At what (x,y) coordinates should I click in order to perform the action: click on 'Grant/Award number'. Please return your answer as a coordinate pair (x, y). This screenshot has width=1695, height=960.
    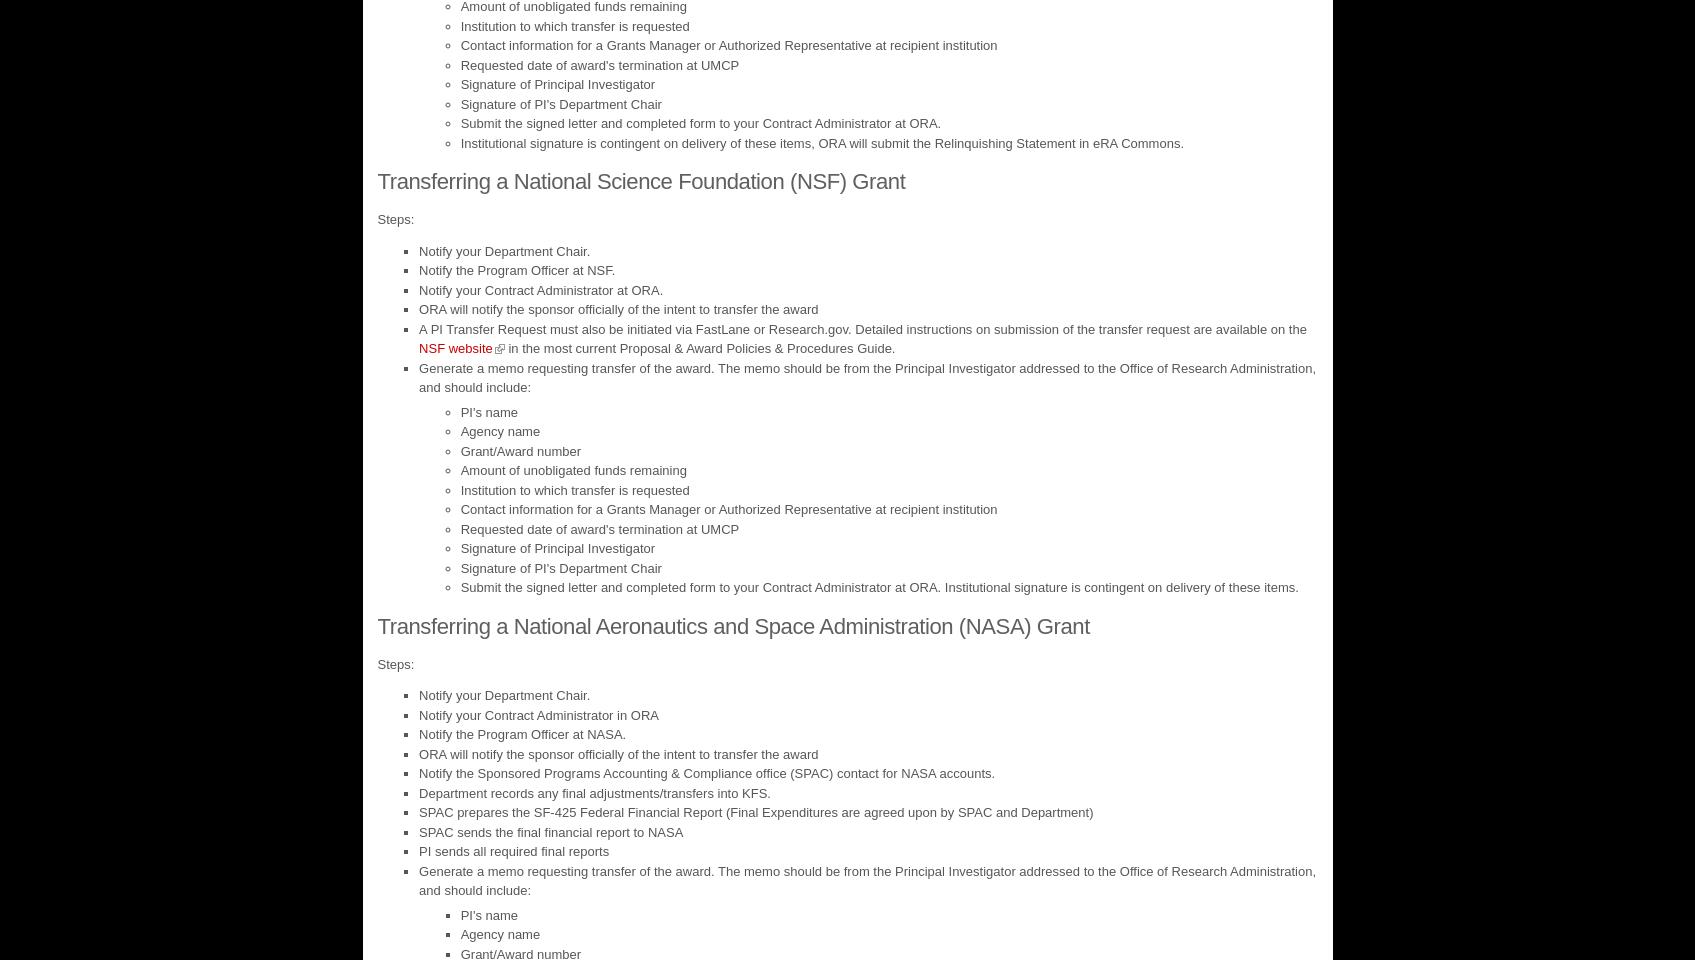
    Looking at the image, I should click on (519, 450).